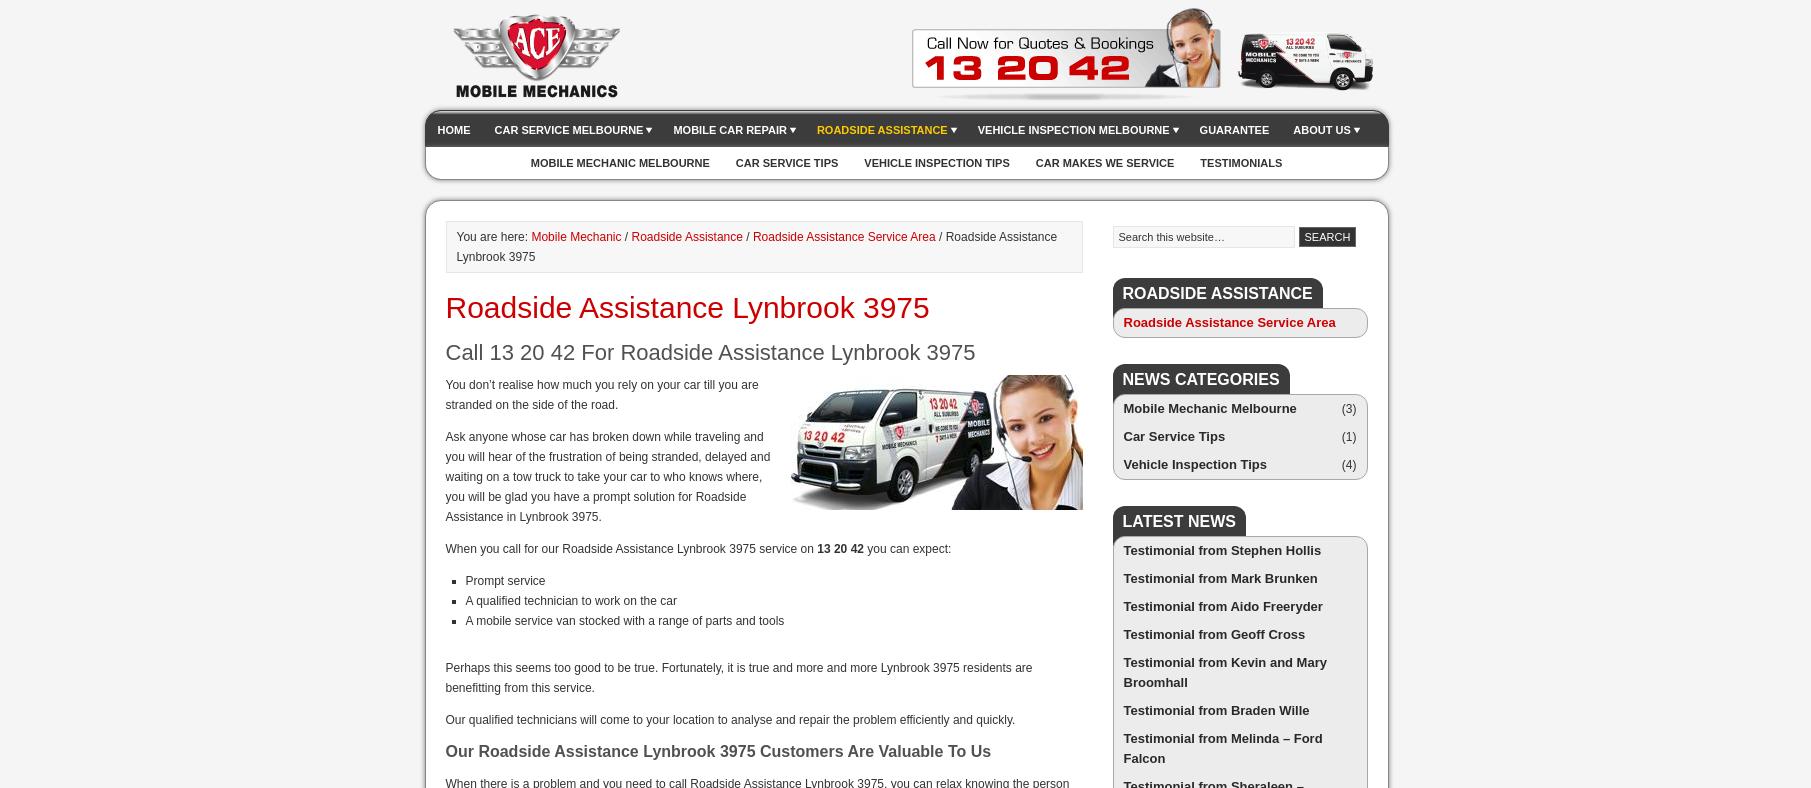 The height and width of the screenshot is (788, 1811). I want to click on 'About Us', so click(1293, 130).